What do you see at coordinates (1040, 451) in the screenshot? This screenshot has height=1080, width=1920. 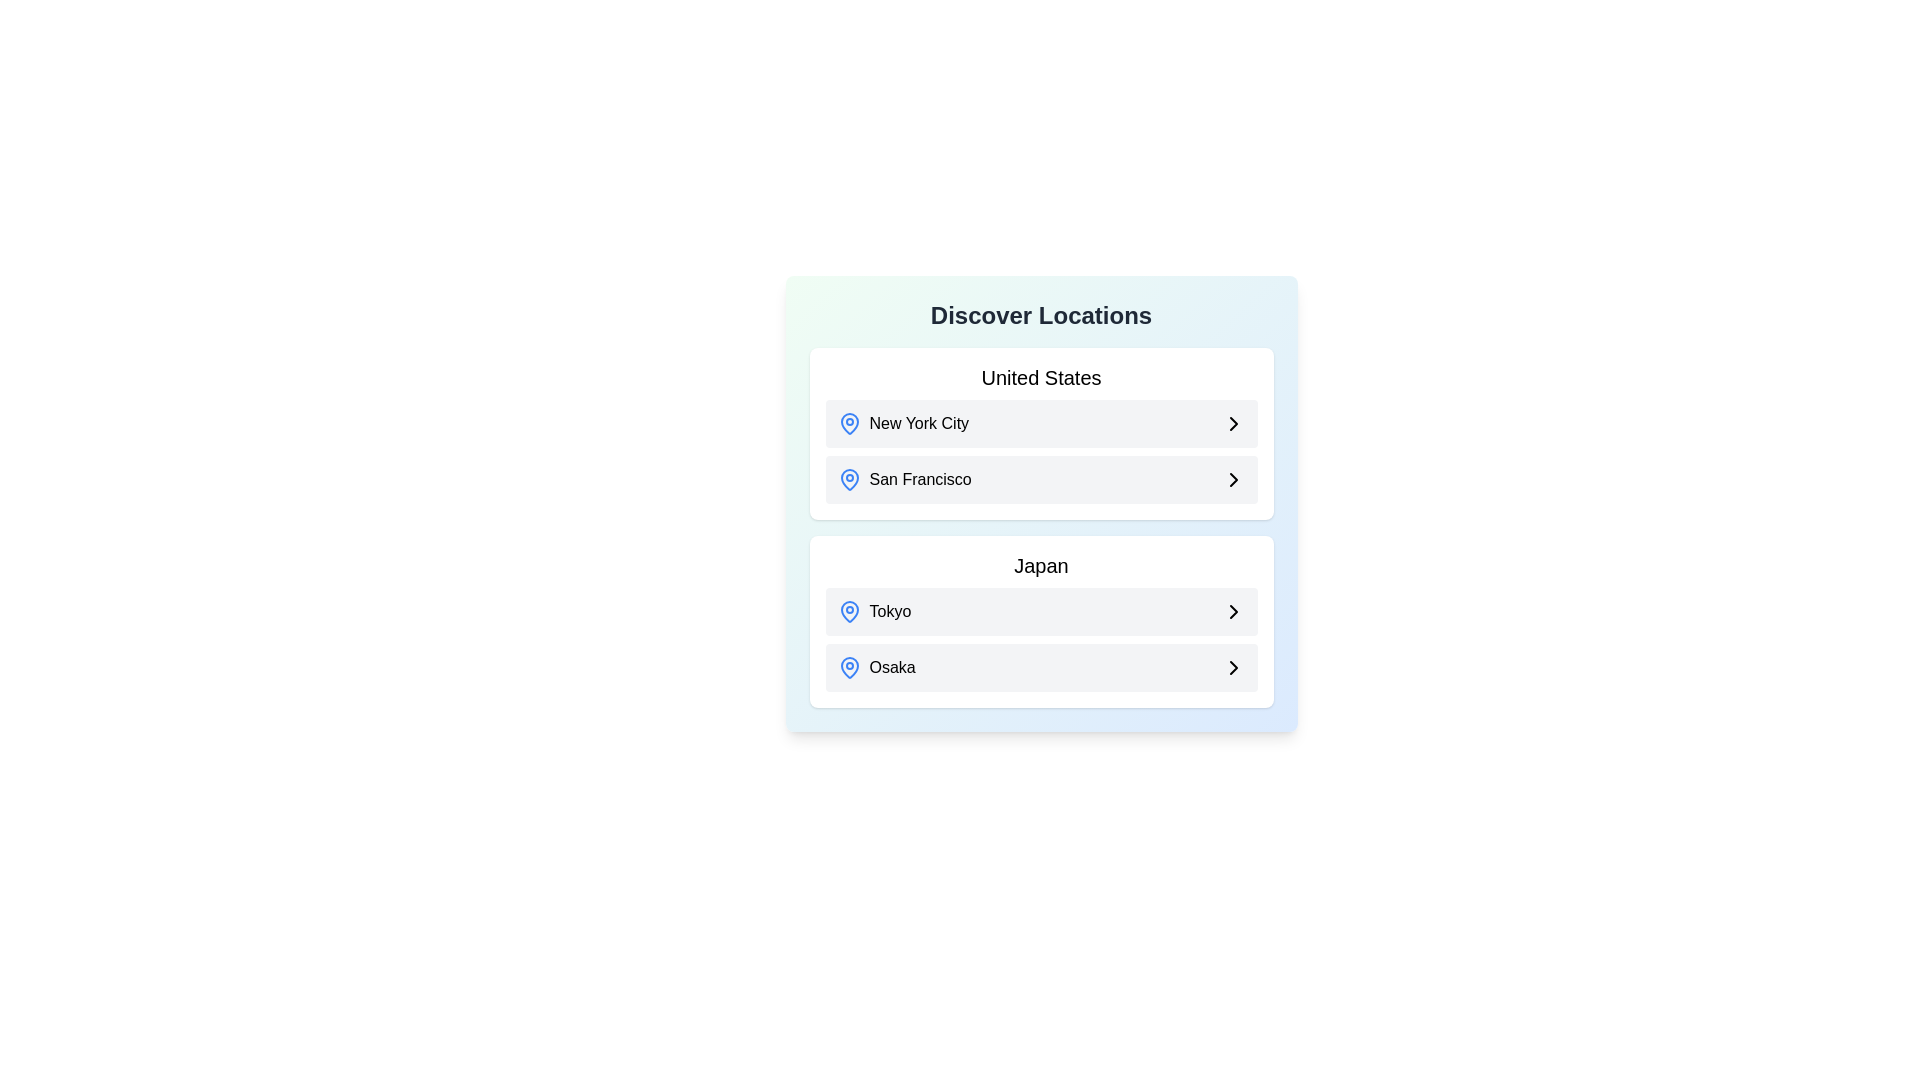 I see `the selectable items list for 'New York City' or 'San Francisco' located within the 'United States' card, positioned between 'Discover Locations' and 'Japan'` at bounding box center [1040, 451].